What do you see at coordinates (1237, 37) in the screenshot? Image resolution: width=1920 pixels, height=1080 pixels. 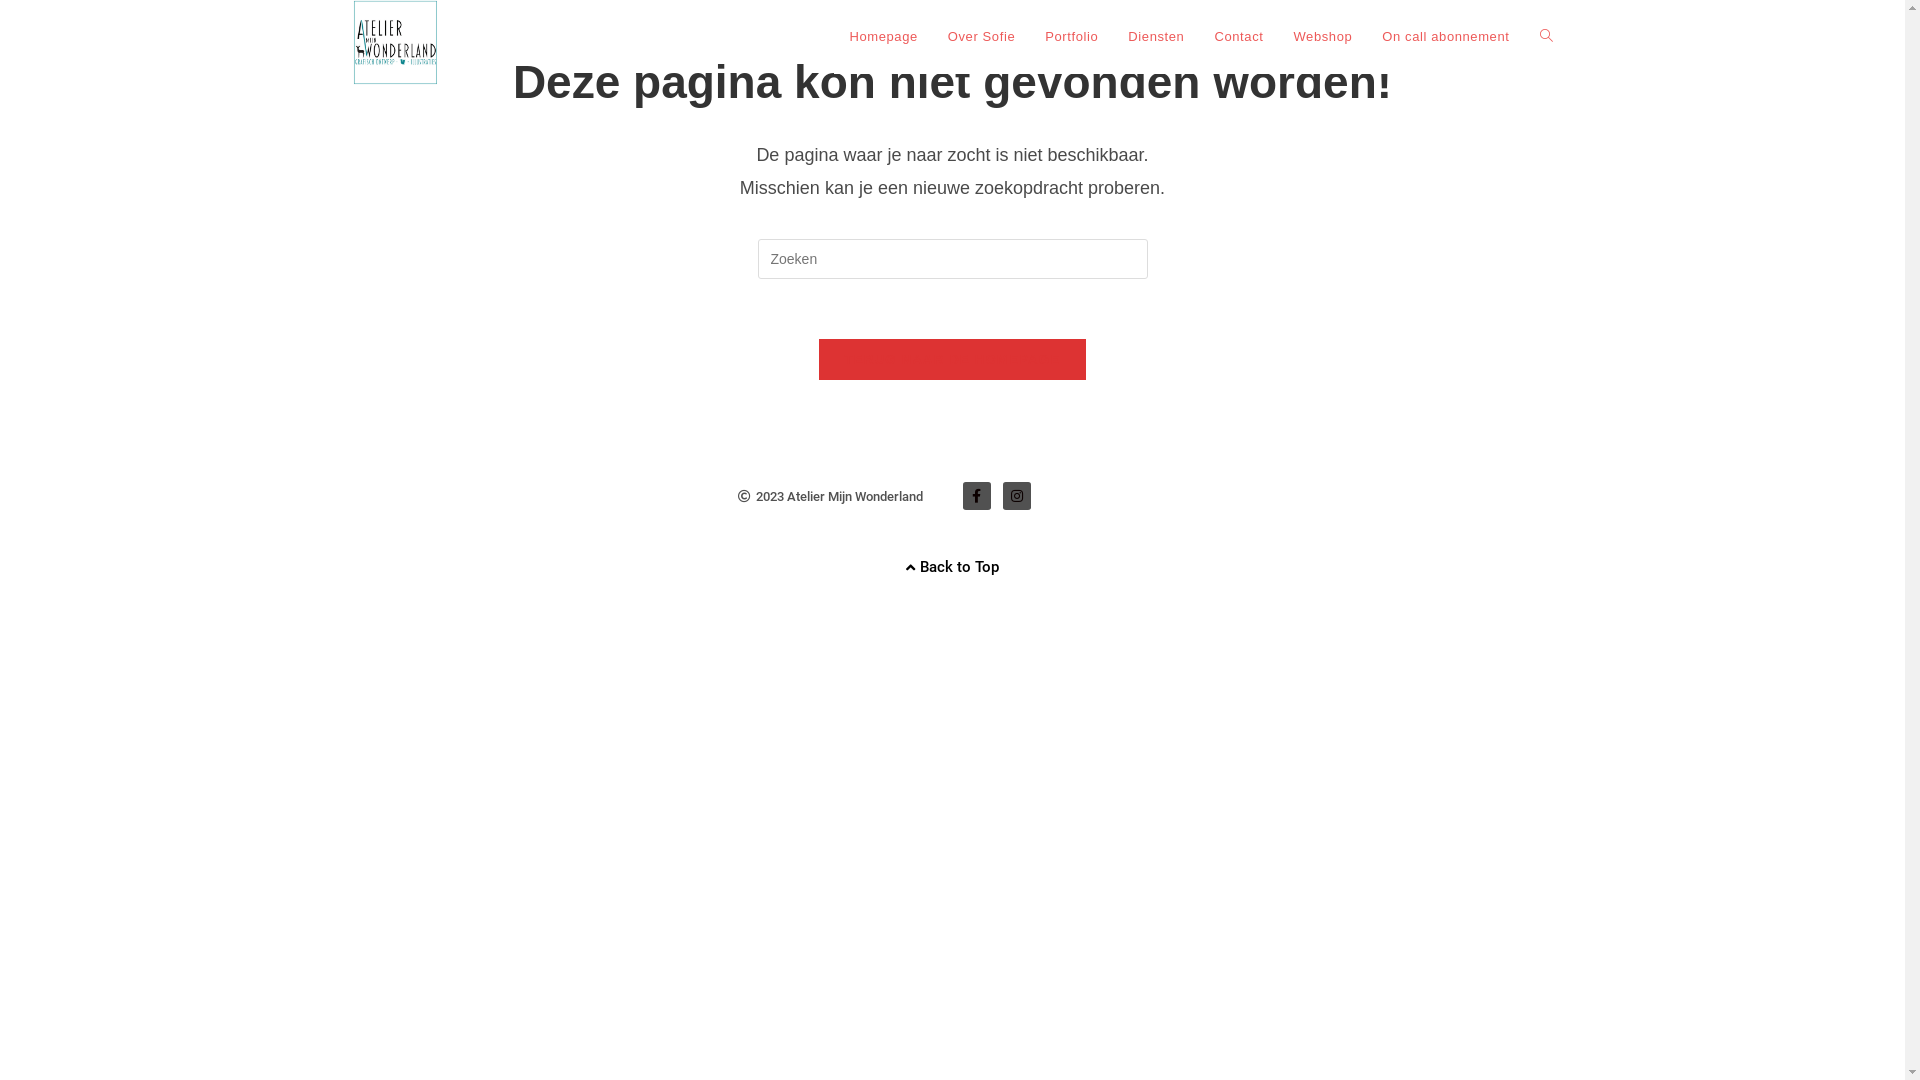 I see `'Contact'` at bounding box center [1237, 37].